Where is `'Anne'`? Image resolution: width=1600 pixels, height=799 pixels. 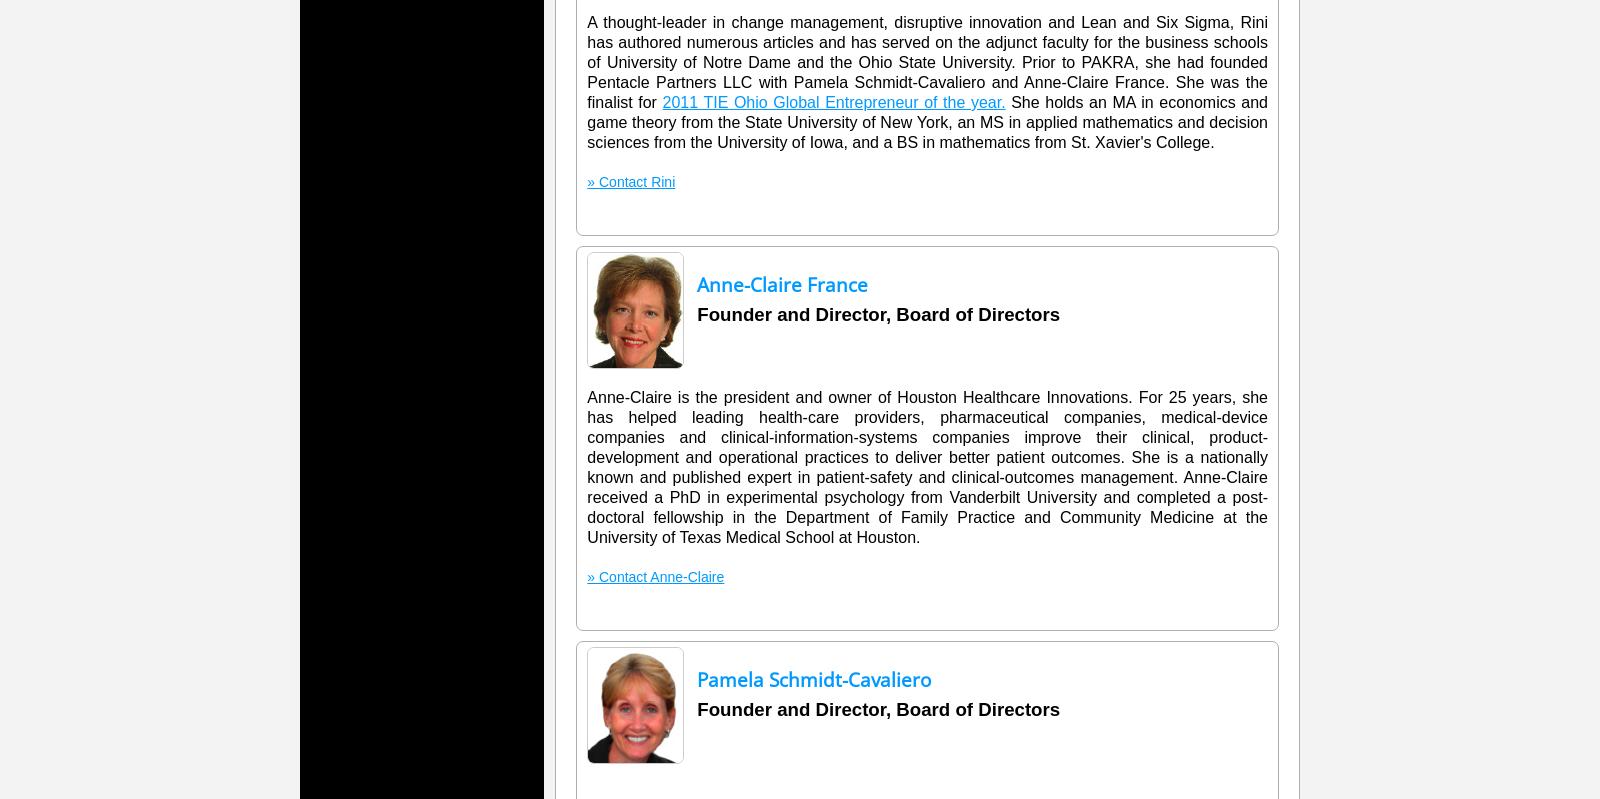
'Anne' is located at coordinates (1200, 476).